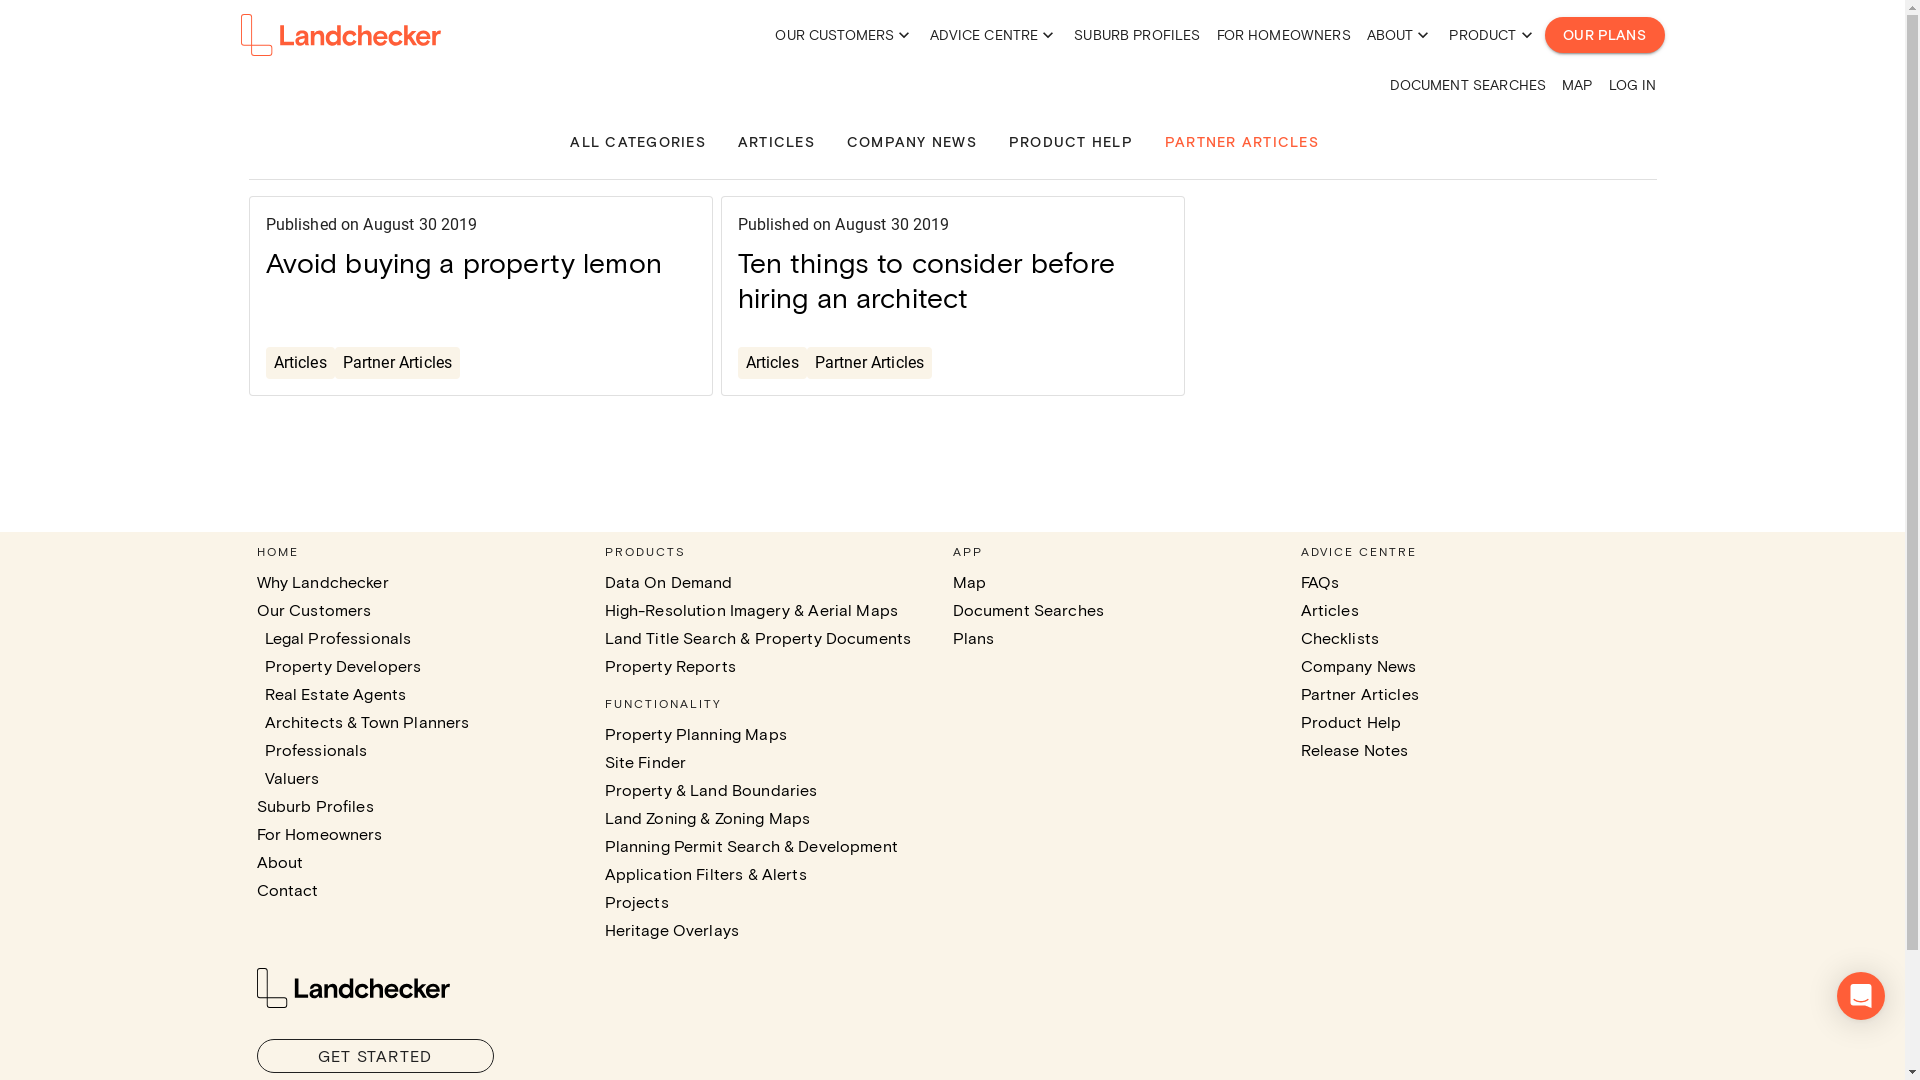 Image resolution: width=1920 pixels, height=1080 pixels. What do you see at coordinates (1216, 34) in the screenshot?
I see `'FOR HOMEOWNERS'` at bounding box center [1216, 34].